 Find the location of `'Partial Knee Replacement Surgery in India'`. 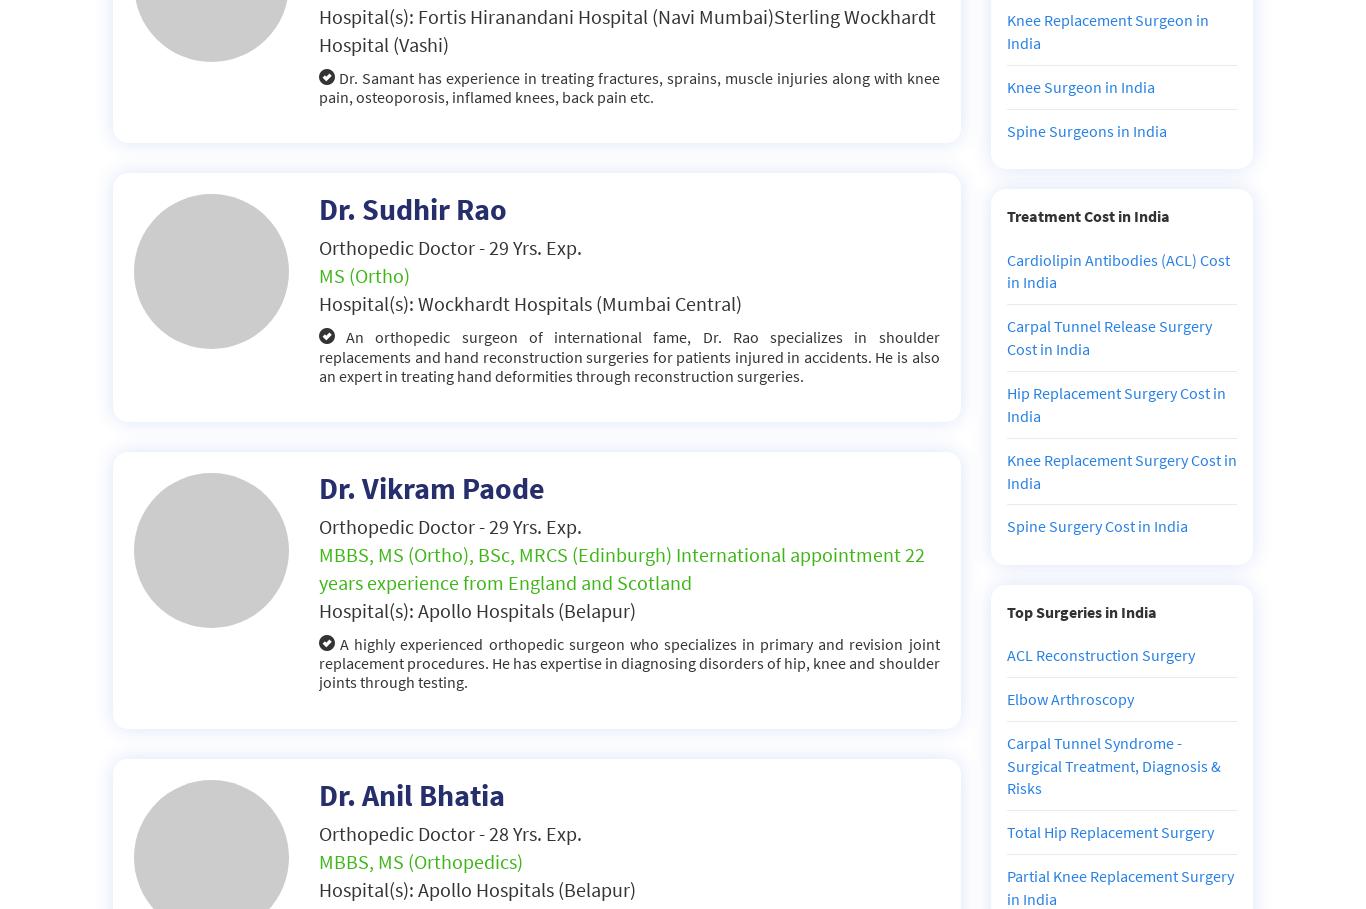

'Partial Knee Replacement Surgery in India' is located at coordinates (1118, 887).